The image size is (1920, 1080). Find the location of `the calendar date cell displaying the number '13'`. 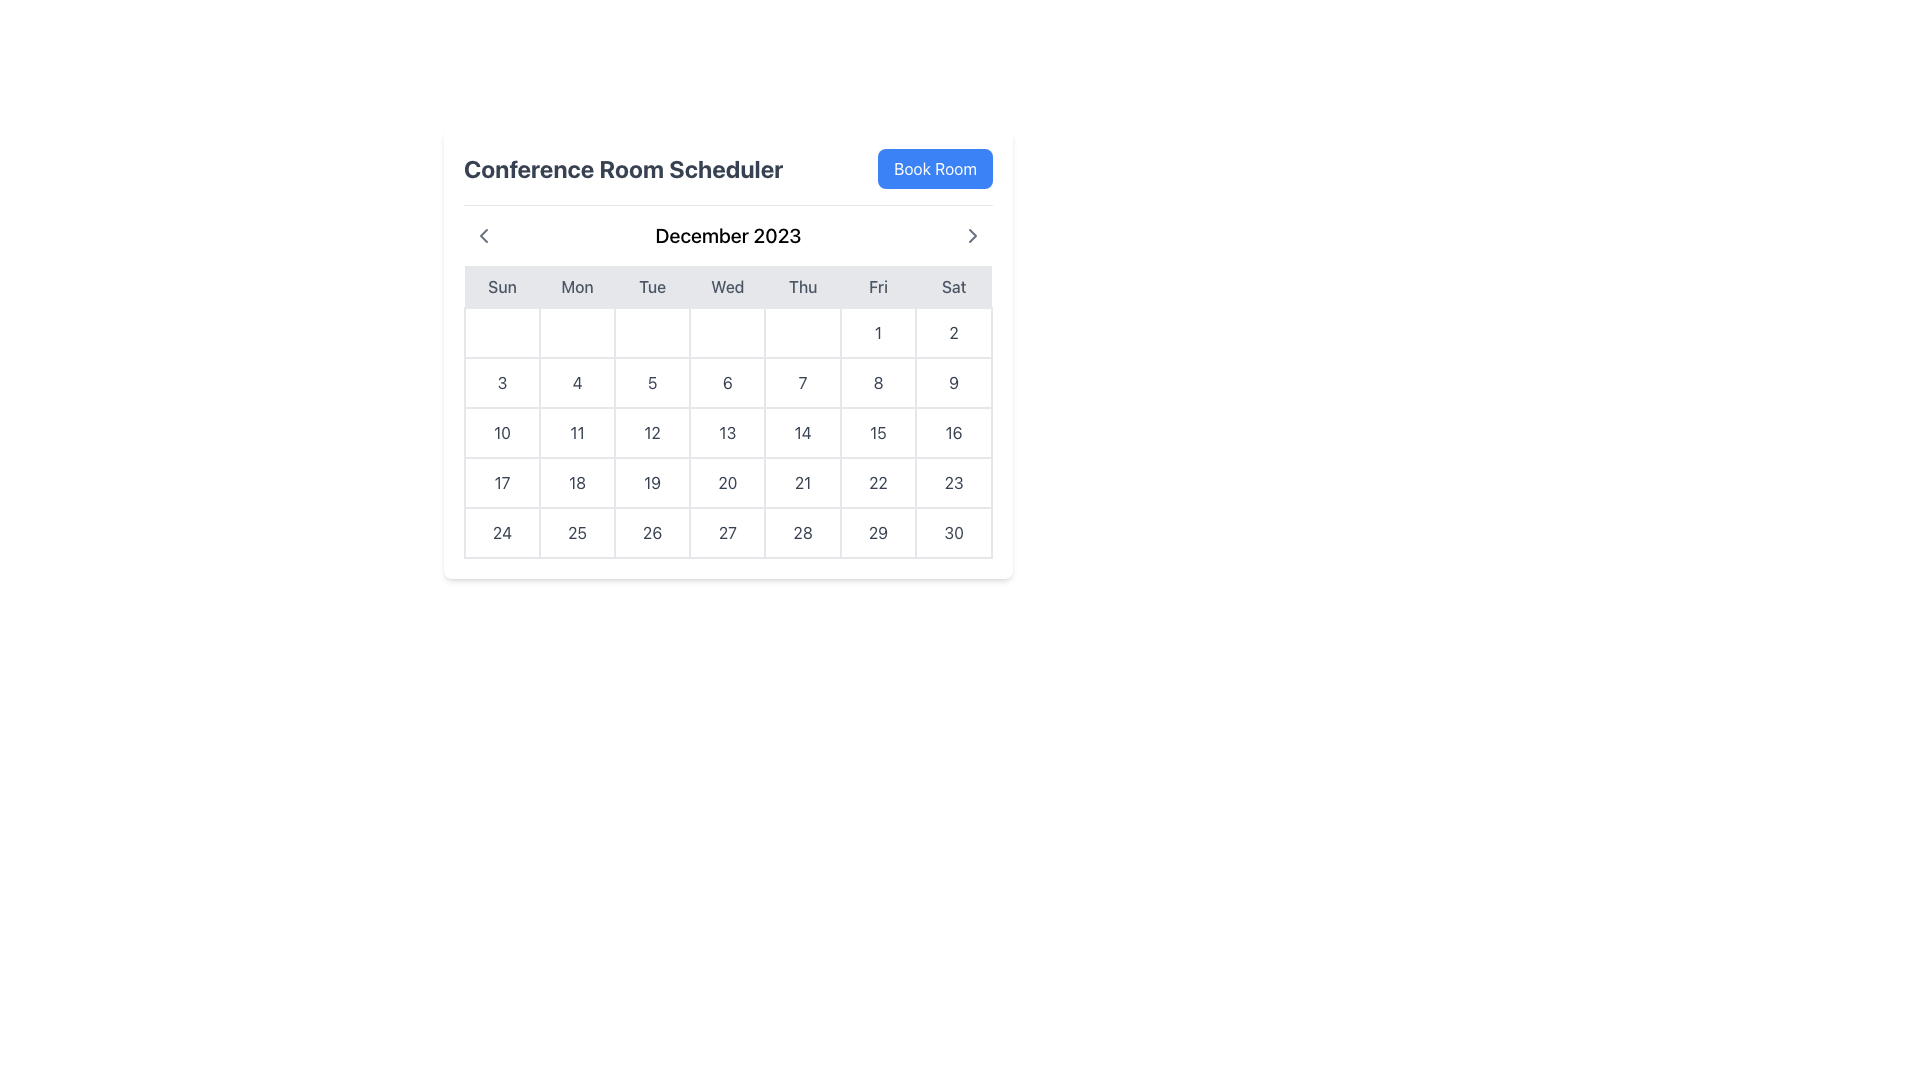

the calendar date cell displaying the number '13' is located at coordinates (727, 431).